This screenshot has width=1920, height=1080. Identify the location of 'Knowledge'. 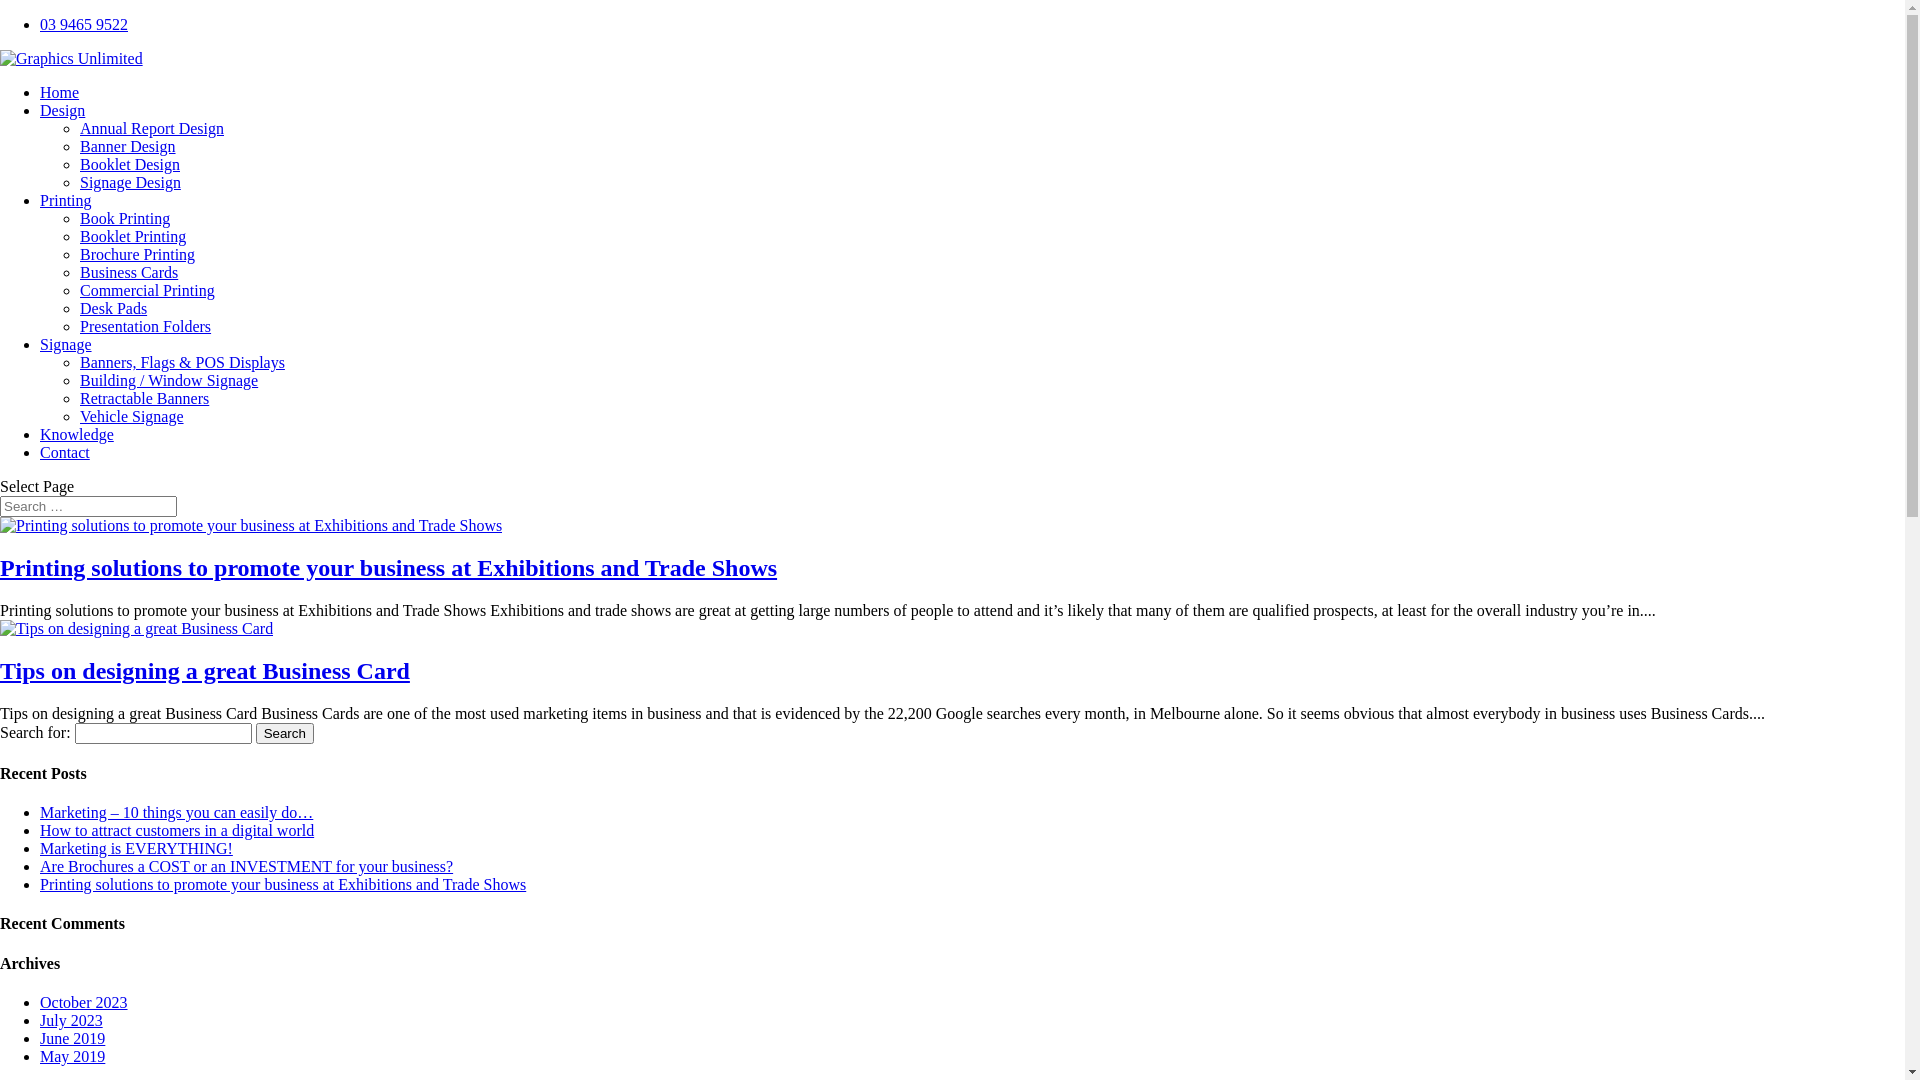
(76, 433).